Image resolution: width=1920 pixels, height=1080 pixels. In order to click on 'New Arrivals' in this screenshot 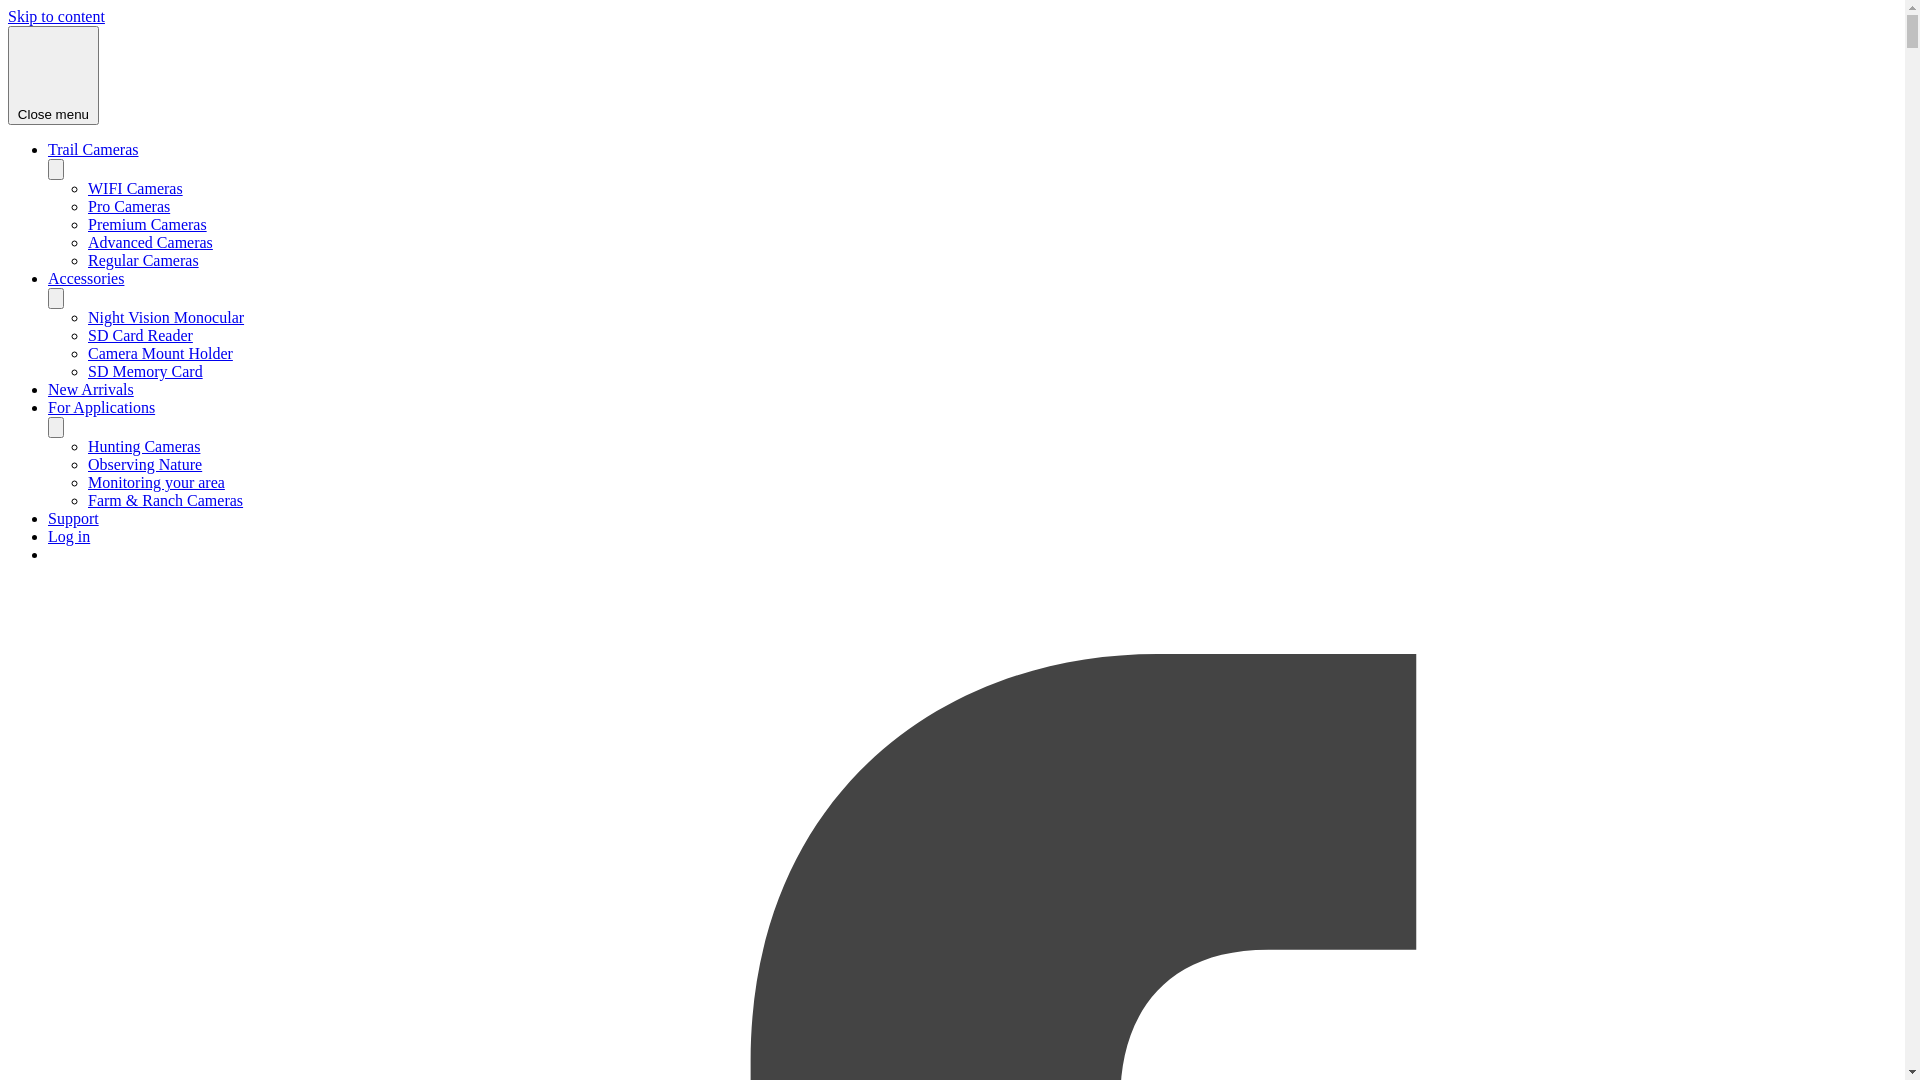, I will do `click(90, 389)`.